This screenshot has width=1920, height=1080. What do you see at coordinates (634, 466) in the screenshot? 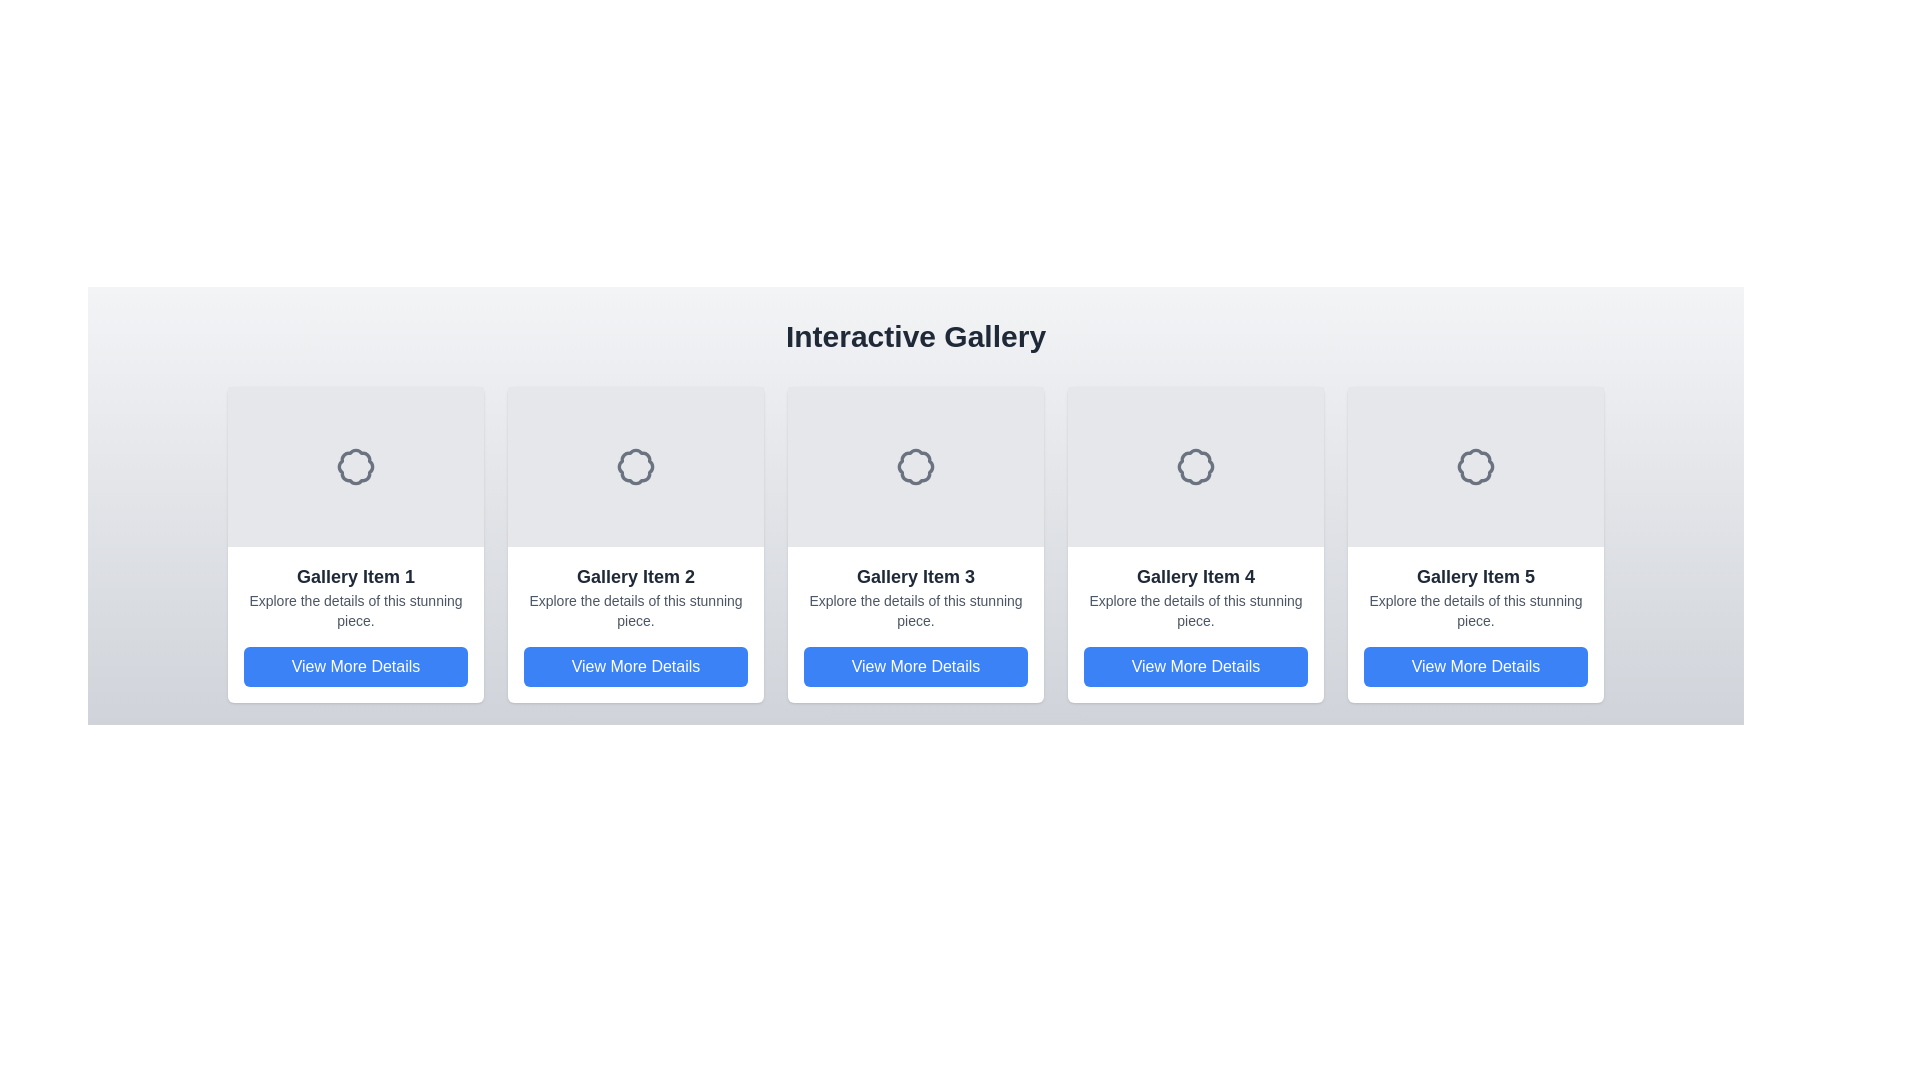
I see `the scalloped circular icon with a gray border located at the center-top of the 'Gallery Item 2' card, which is the second item from the left in the gallery` at bounding box center [634, 466].